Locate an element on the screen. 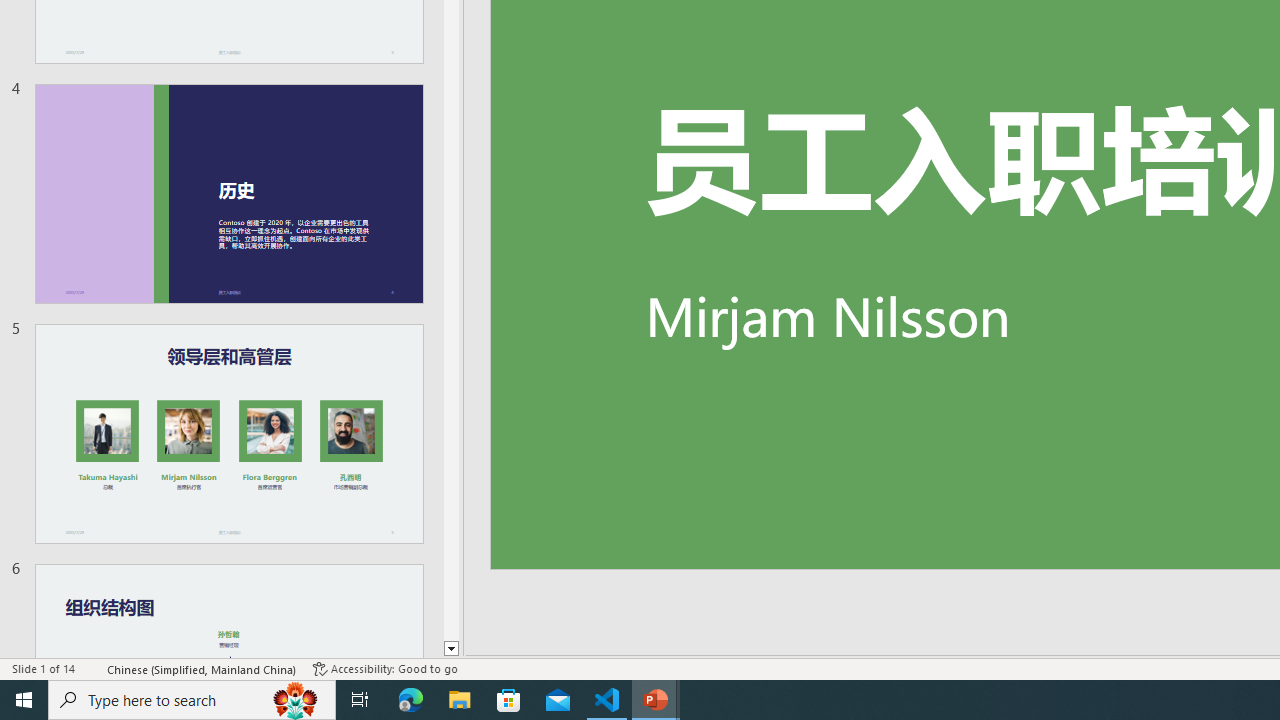 The width and height of the screenshot is (1280, 720). 'Spell Check ' is located at coordinates (91, 669).